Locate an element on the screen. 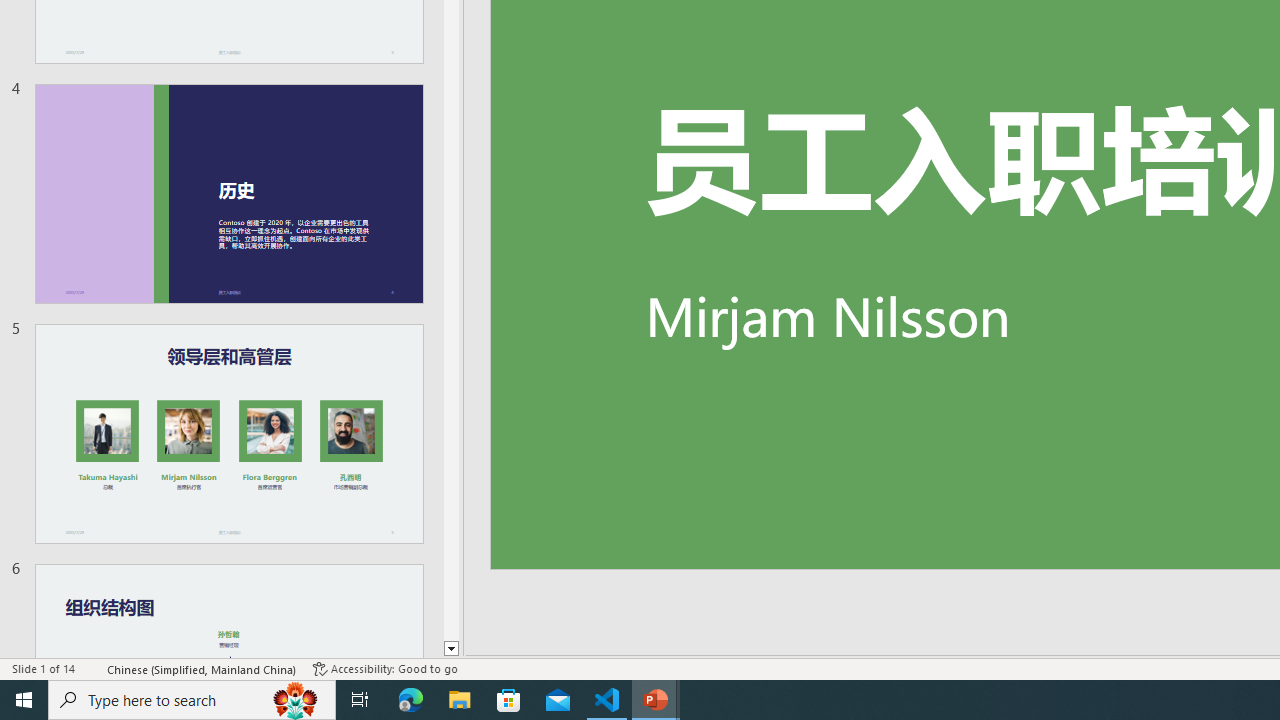 The width and height of the screenshot is (1280, 720). 'Spell Check ' is located at coordinates (91, 669).